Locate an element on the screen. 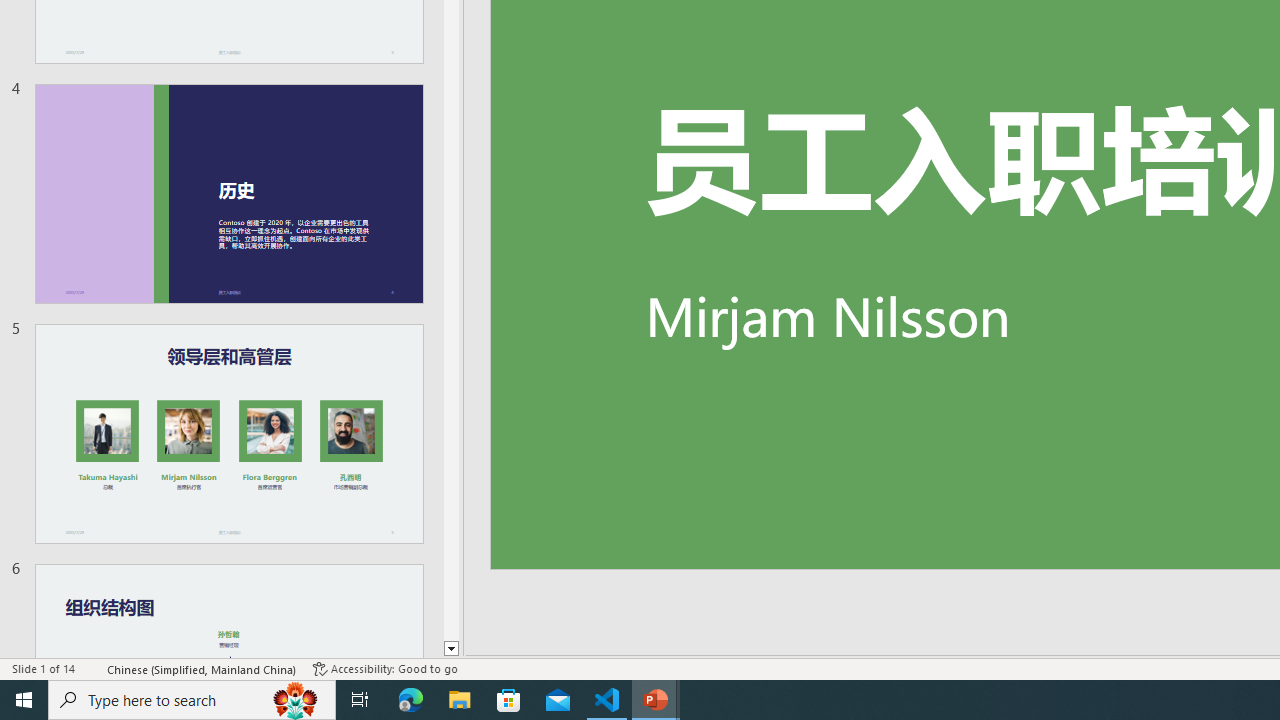 The width and height of the screenshot is (1280, 720). 'Spell Check ' is located at coordinates (91, 669).